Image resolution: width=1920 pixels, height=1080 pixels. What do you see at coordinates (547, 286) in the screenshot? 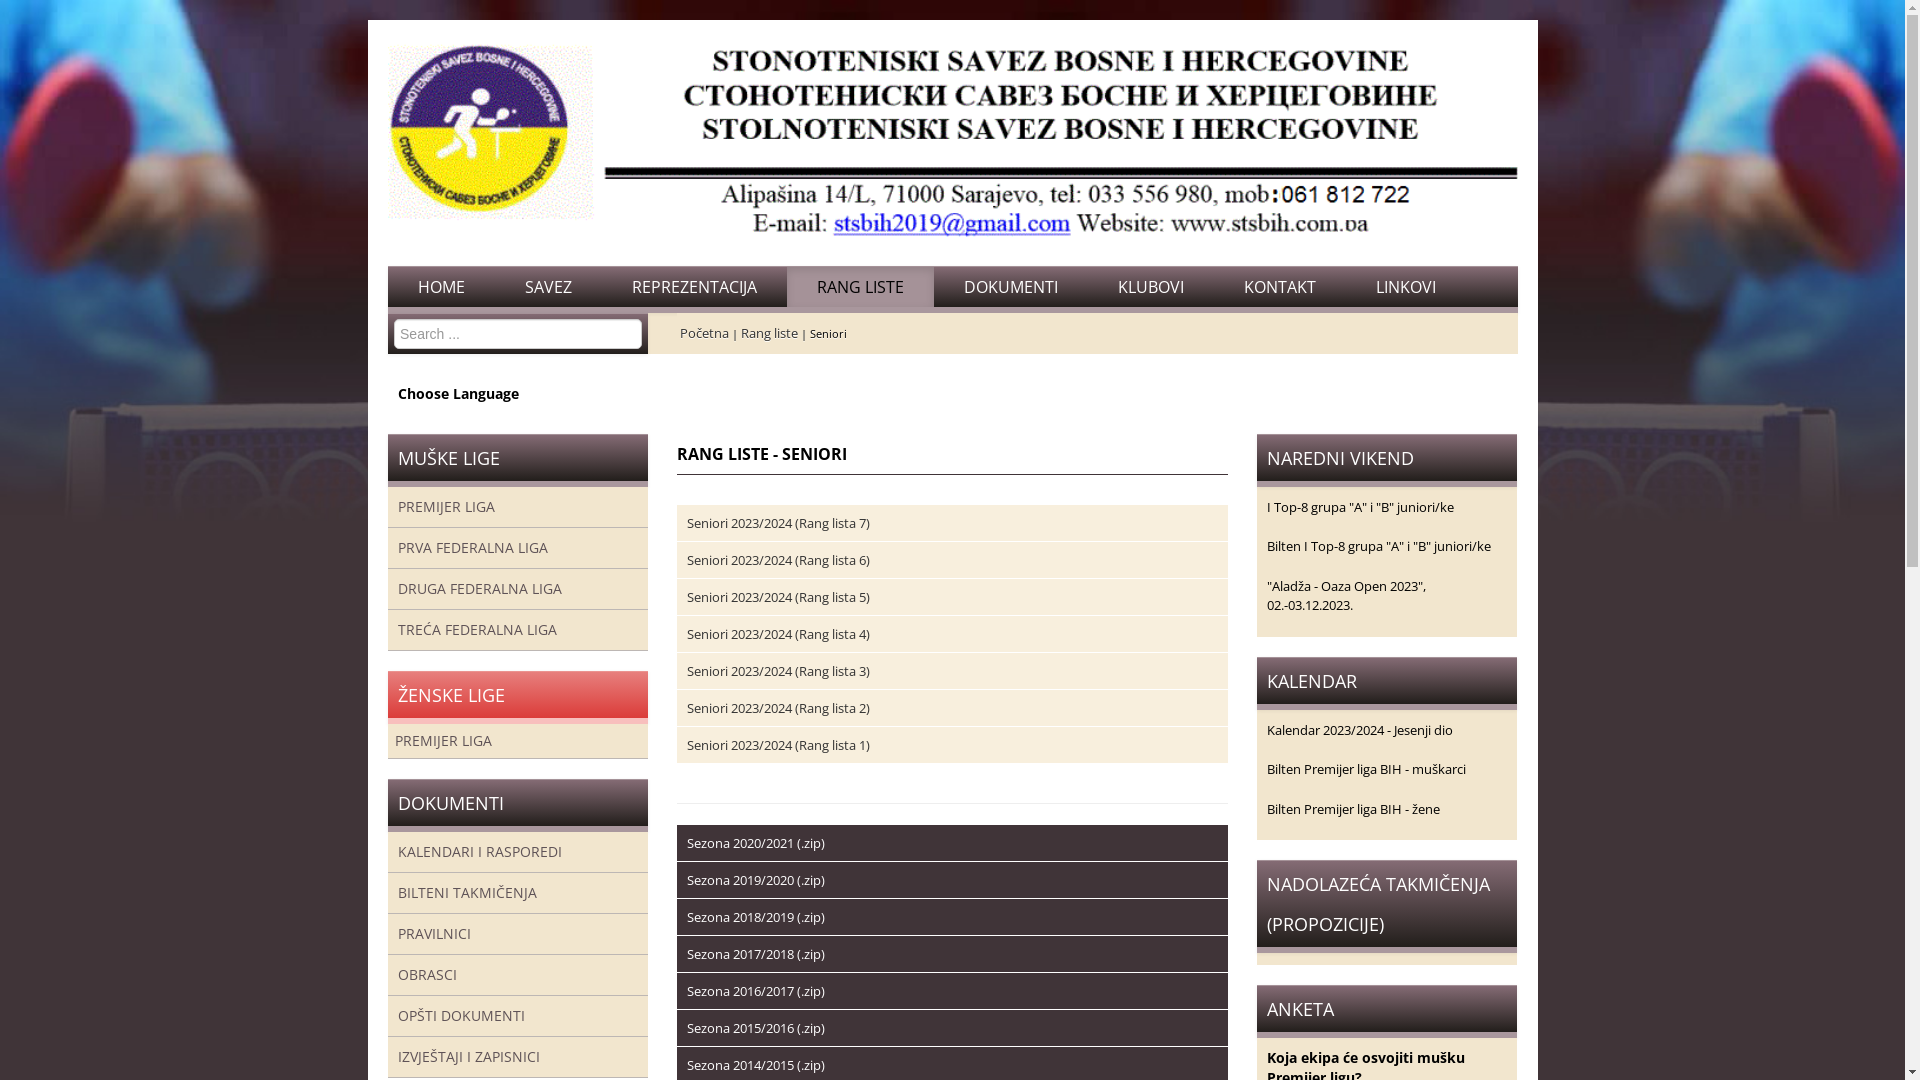
I see `'SAVEZ'` at bounding box center [547, 286].